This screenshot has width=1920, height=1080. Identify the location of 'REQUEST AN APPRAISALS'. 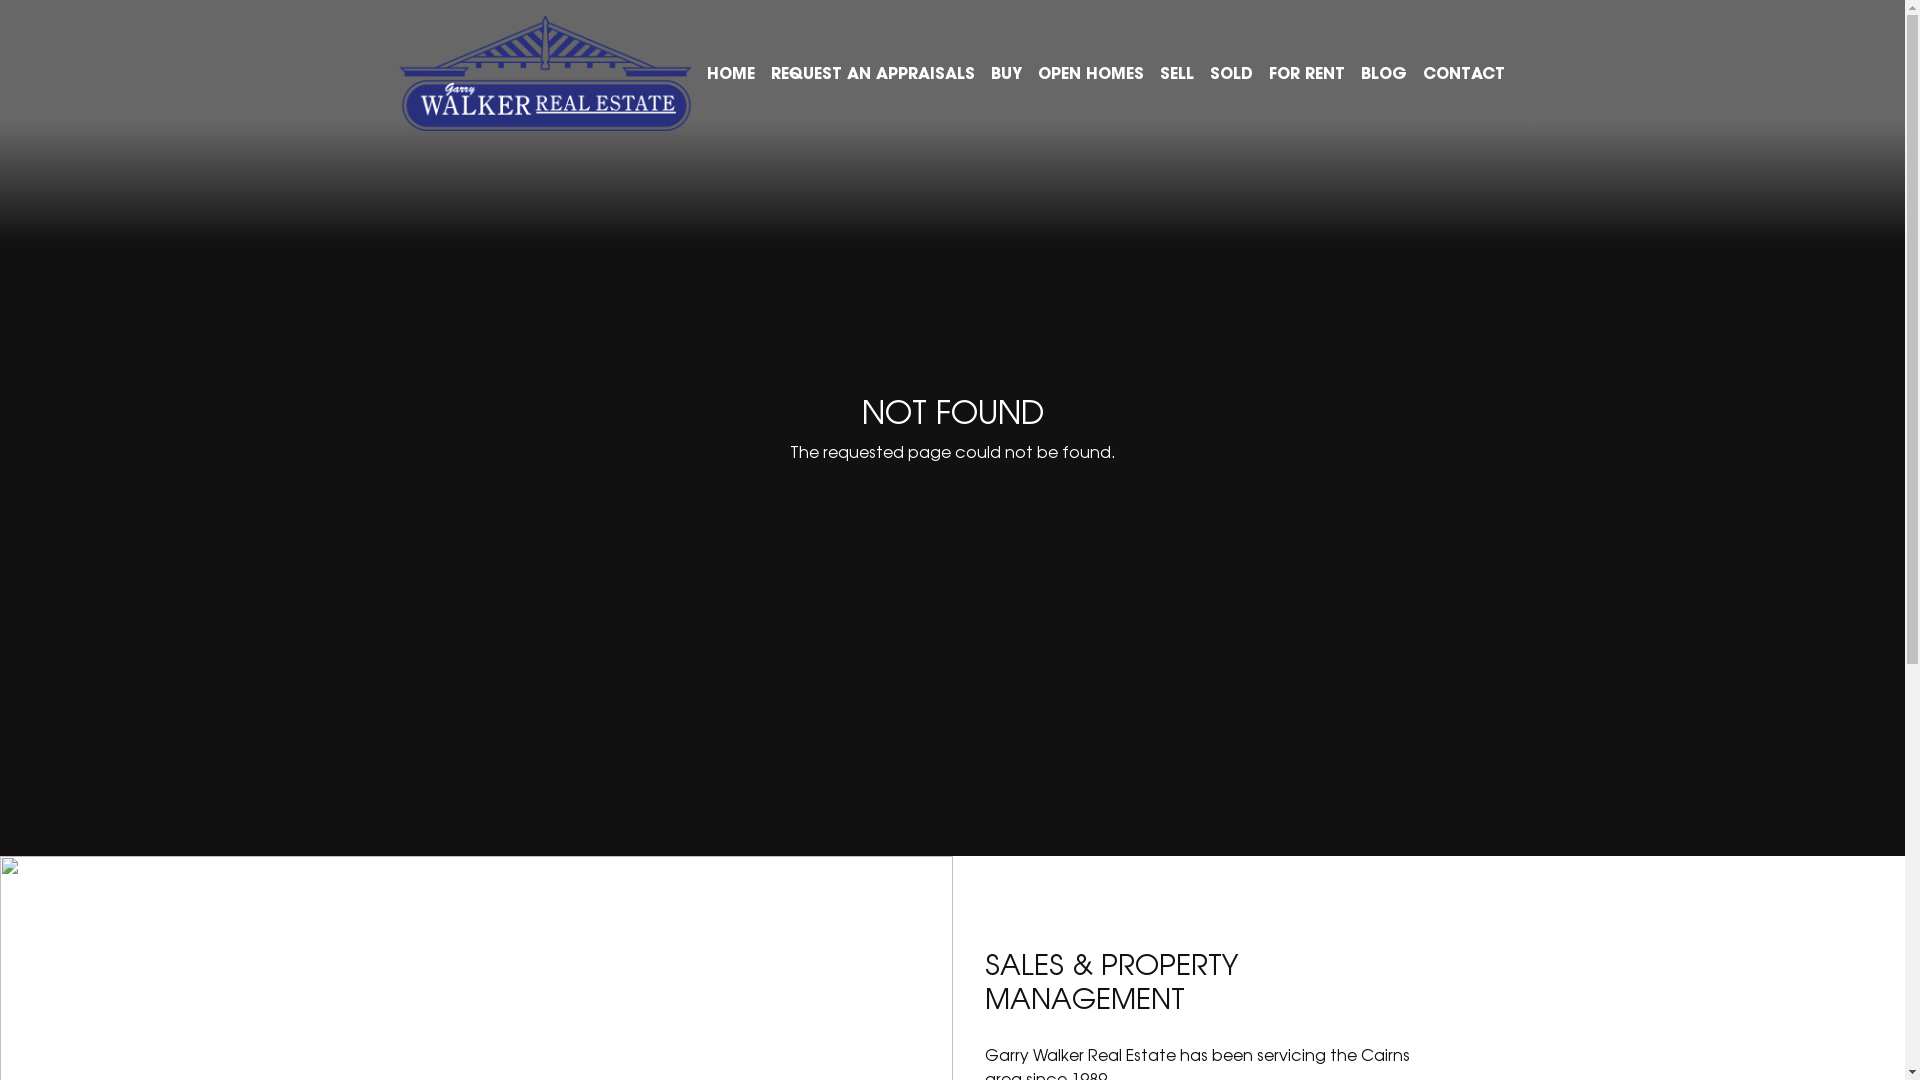
(761, 72).